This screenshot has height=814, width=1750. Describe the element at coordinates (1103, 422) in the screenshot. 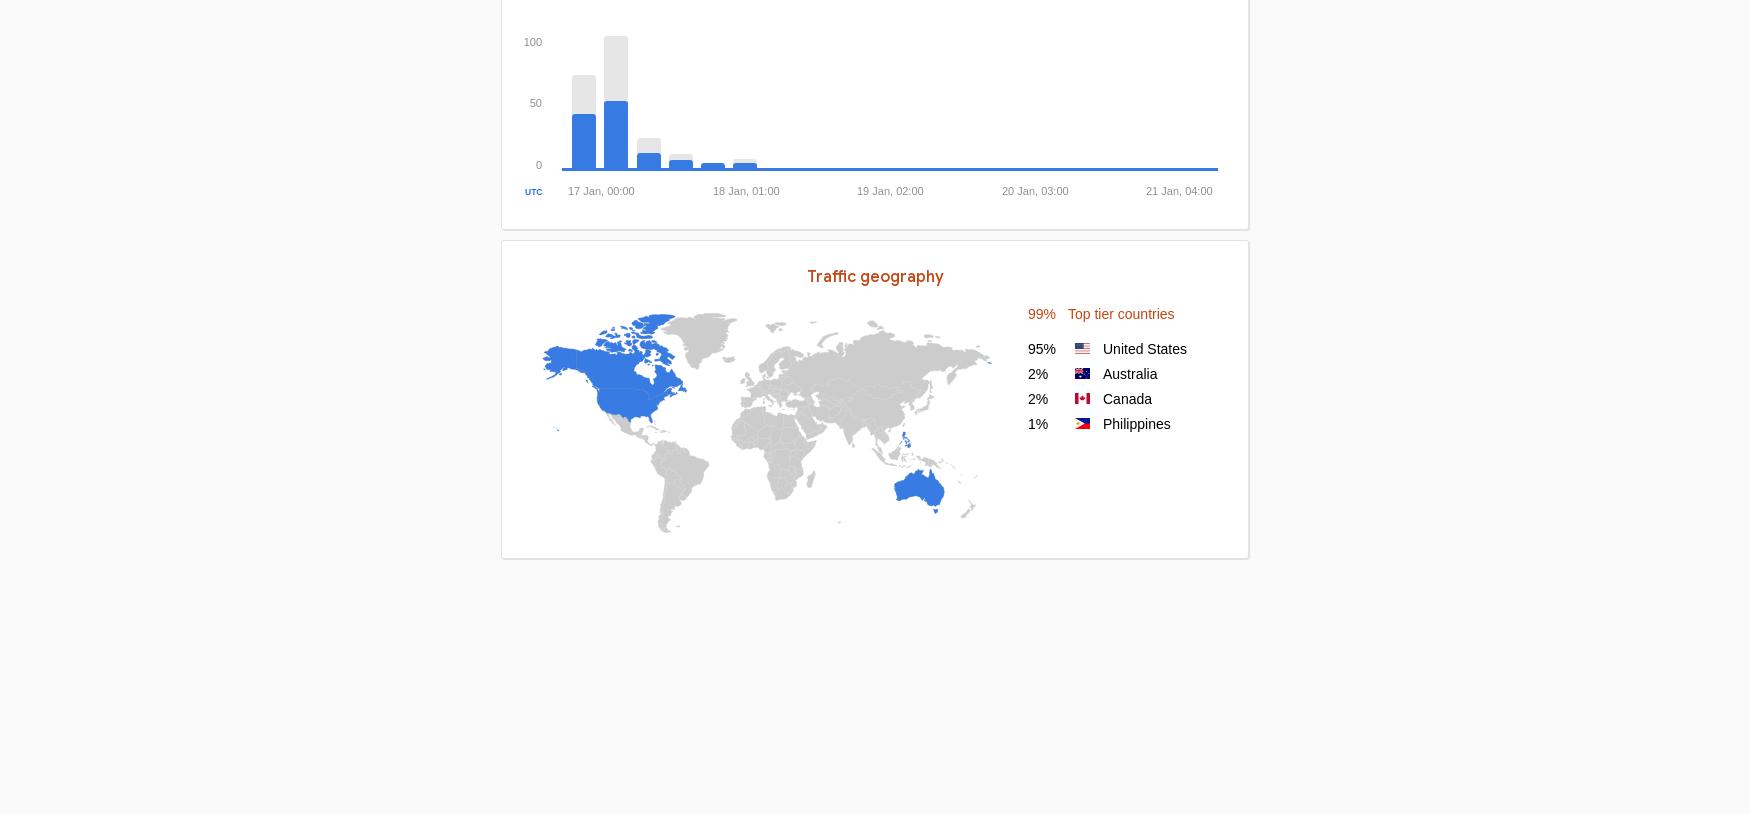

I see `'Philippines'` at that location.